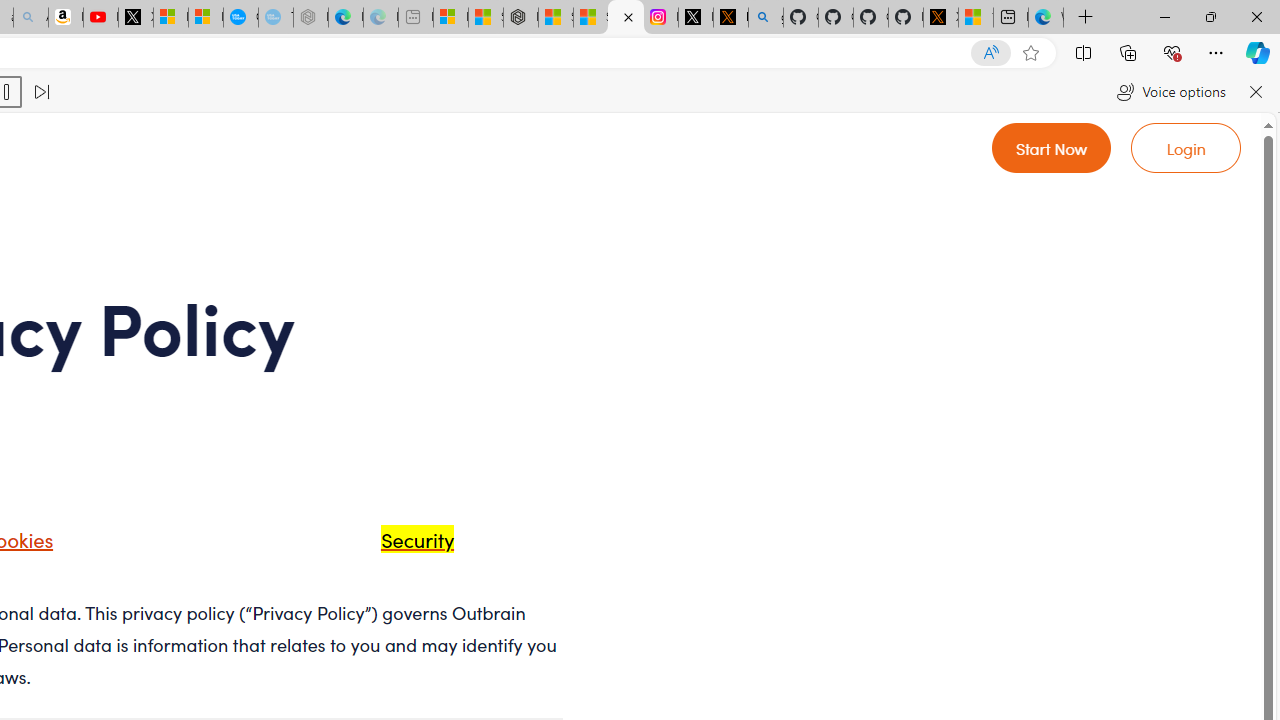  I want to click on 'Nordace - Nordace has arrived Hong Kong - Sleeping', so click(310, 17).